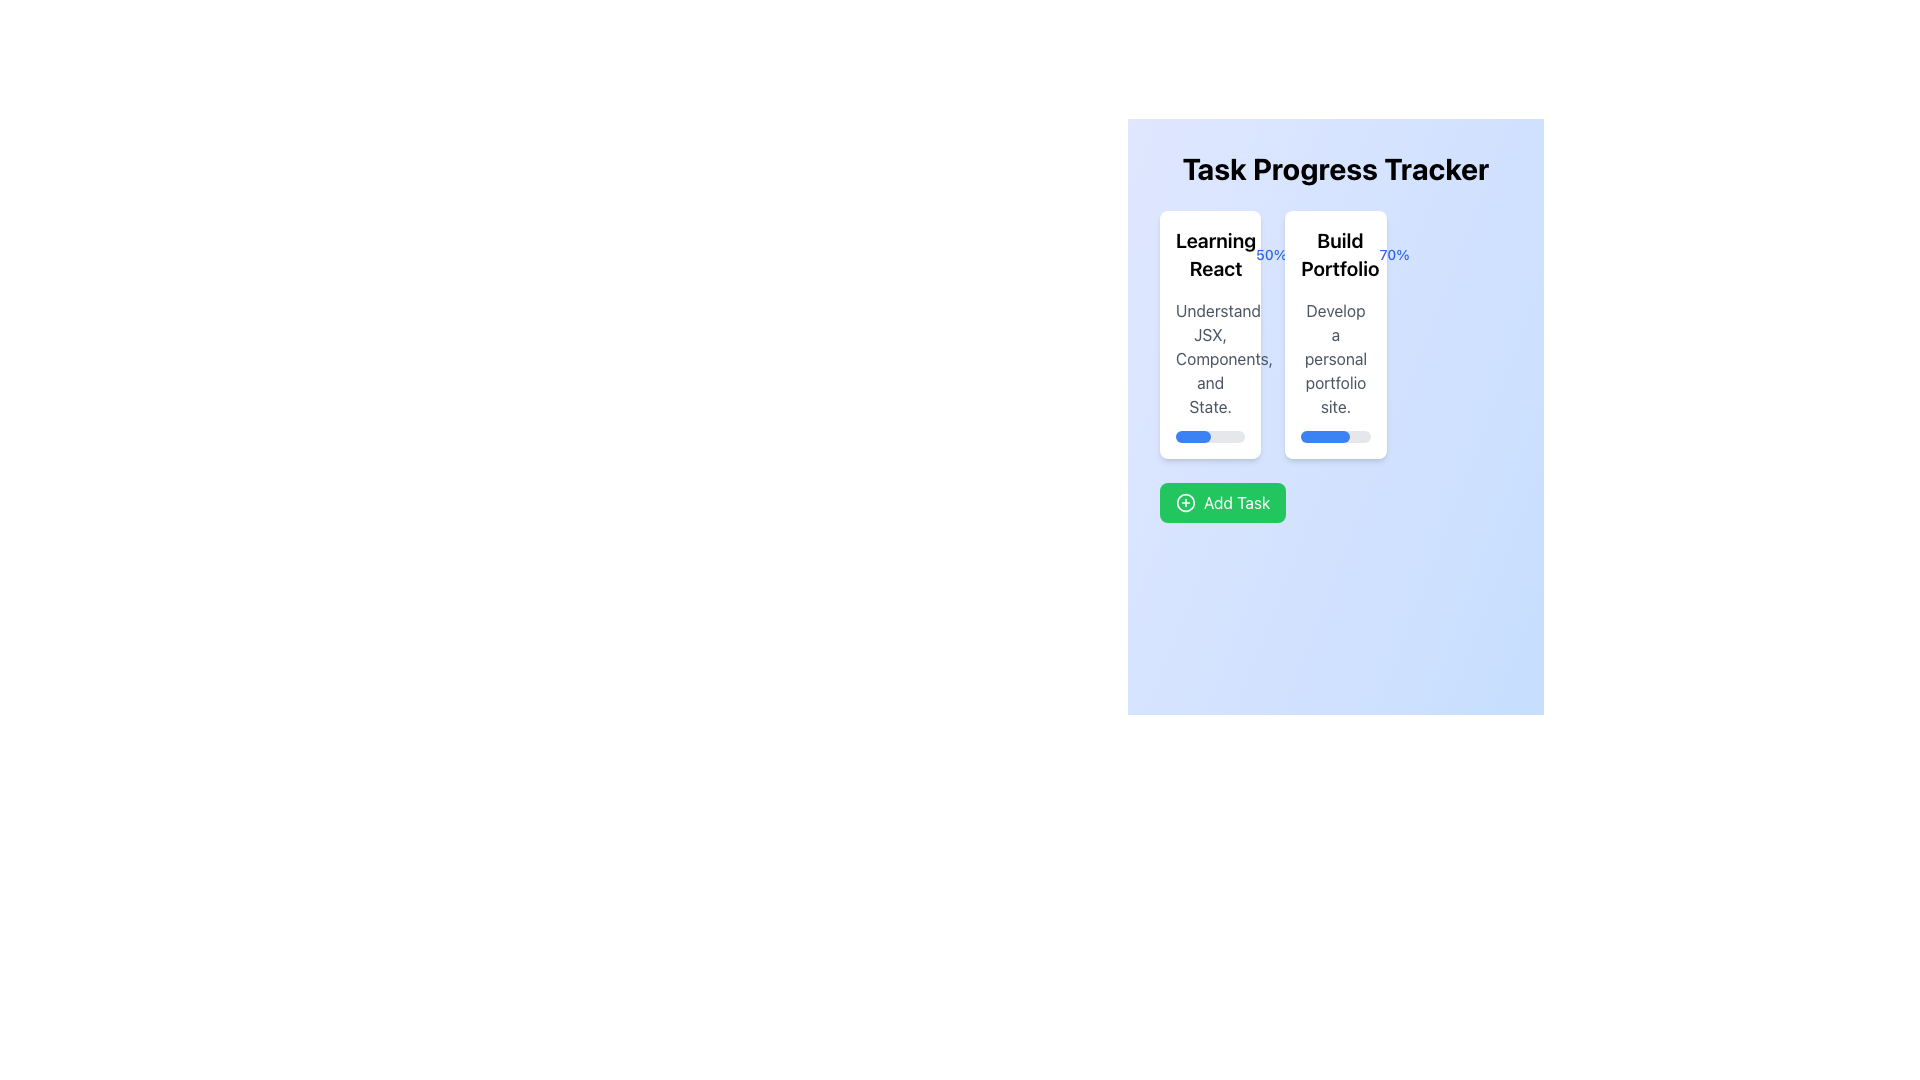 The height and width of the screenshot is (1080, 1920). What do you see at coordinates (1340, 253) in the screenshot?
I see `the bold text label displaying 'Build Portfolio' which is positioned above the percentage label in the second card on the center-right of the interface` at bounding box center [1340, 253].